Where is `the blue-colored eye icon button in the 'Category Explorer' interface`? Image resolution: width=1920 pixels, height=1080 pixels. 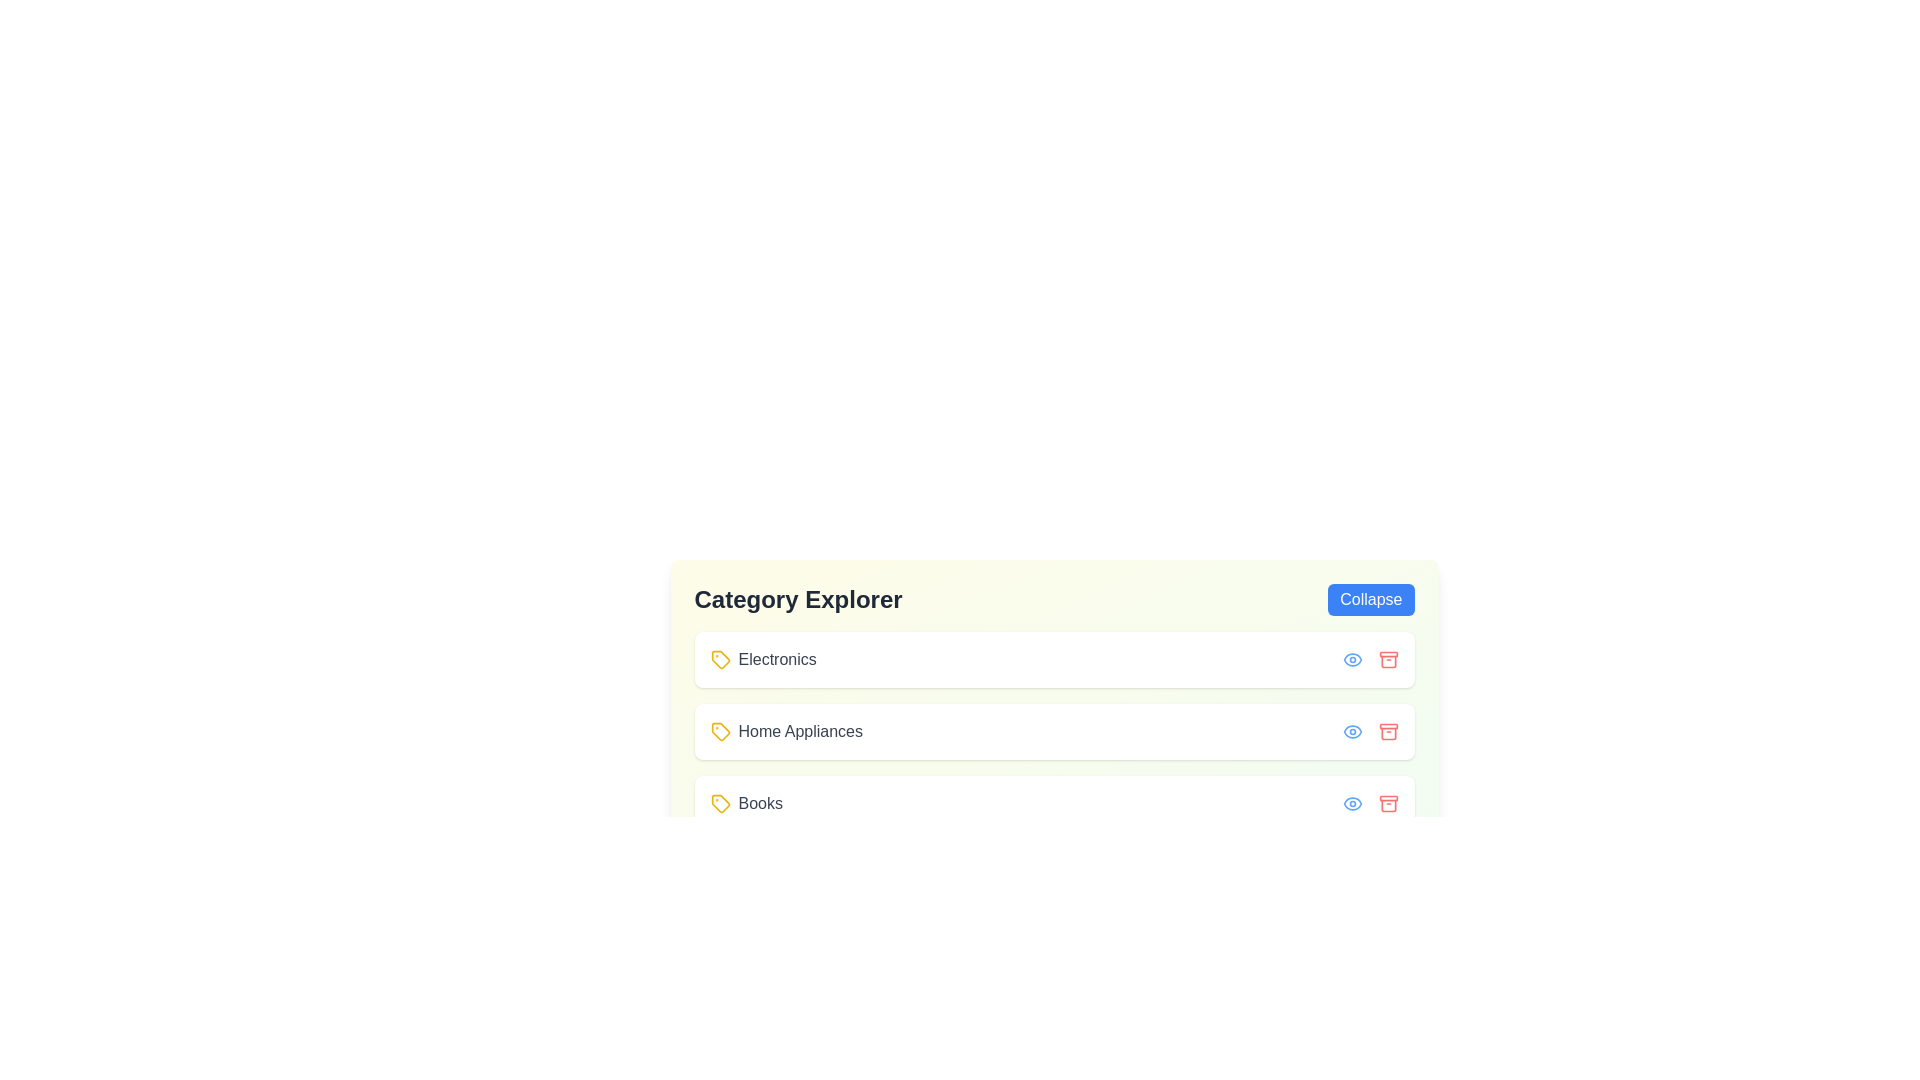
the blue-colored eye icon button in the 'Category Explorer' interface is located at coordinates (1352, 732).